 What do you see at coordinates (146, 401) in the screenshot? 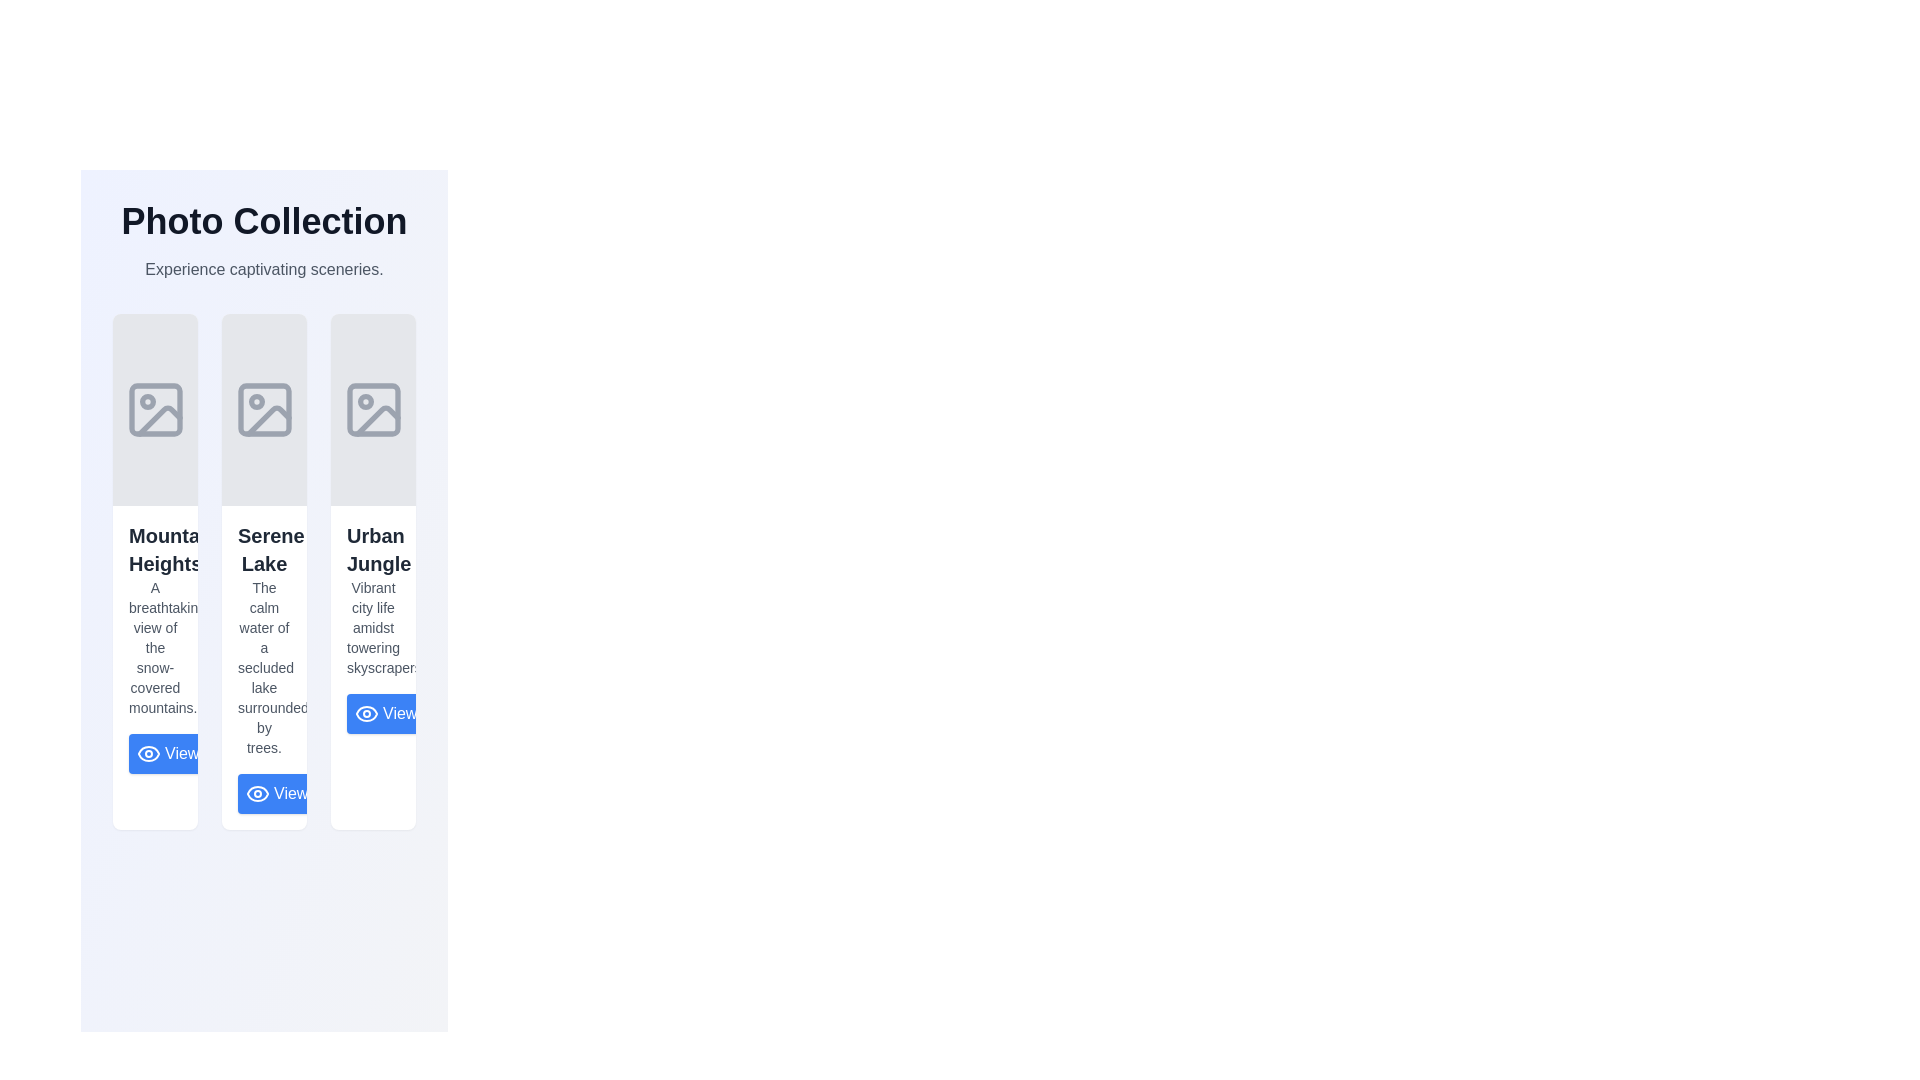
I see `the small circular graphical element located inside the 'Mountain Heights' icon at the top-left section` at bounding box center [146, 401].